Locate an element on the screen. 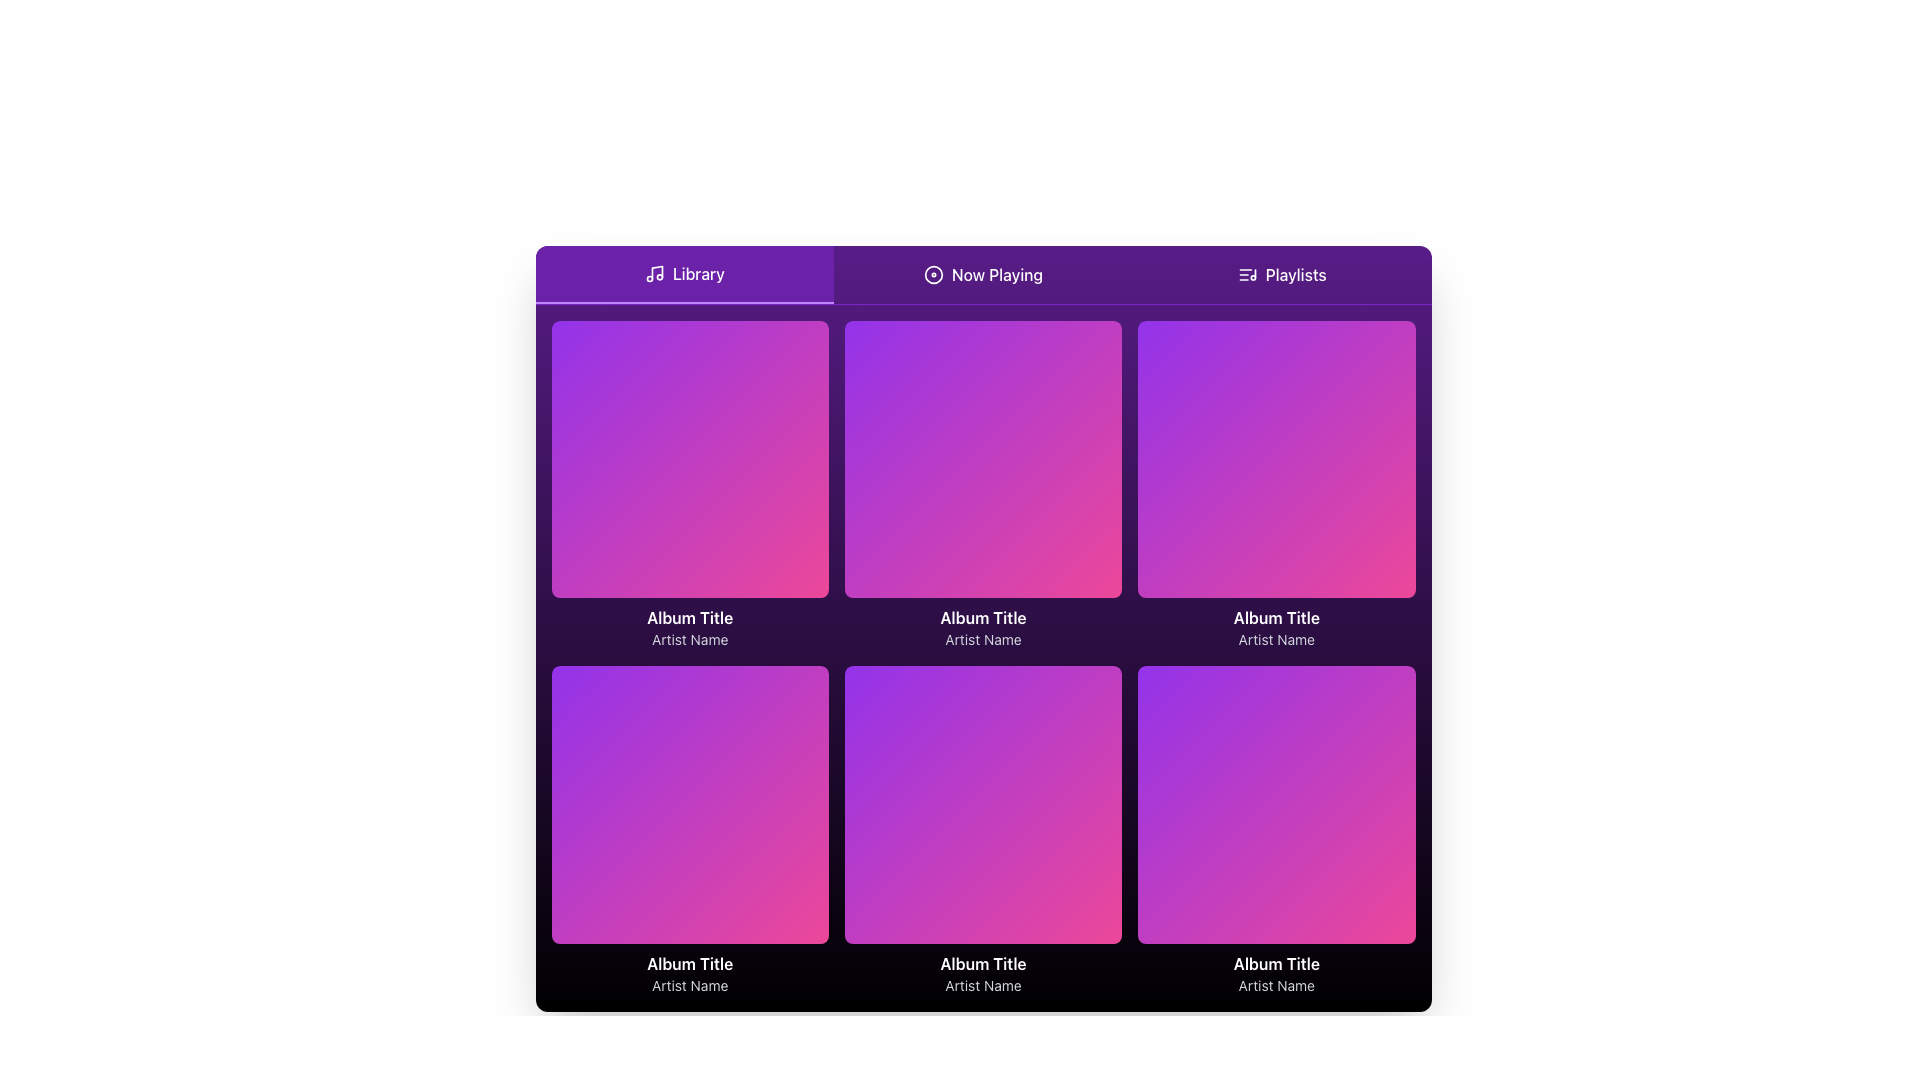  text block displaying 'Album Title' and 'Artist Name', which is centered at the bottom row of a 3x2 grid layout is located at coordinates (690, 972).